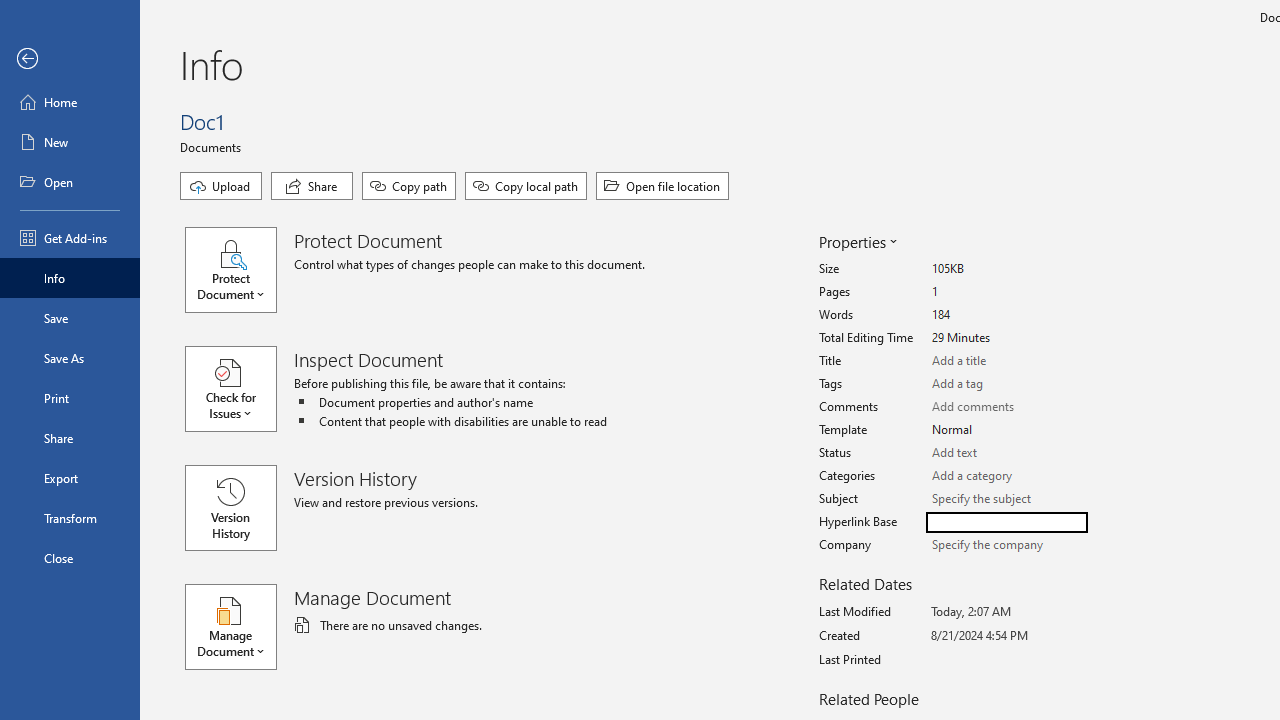 The image size is (1280, 720). Describe the element at coordinates (1006, 521) in the screenshot. I see `'Hyperlink Base'` at that location.